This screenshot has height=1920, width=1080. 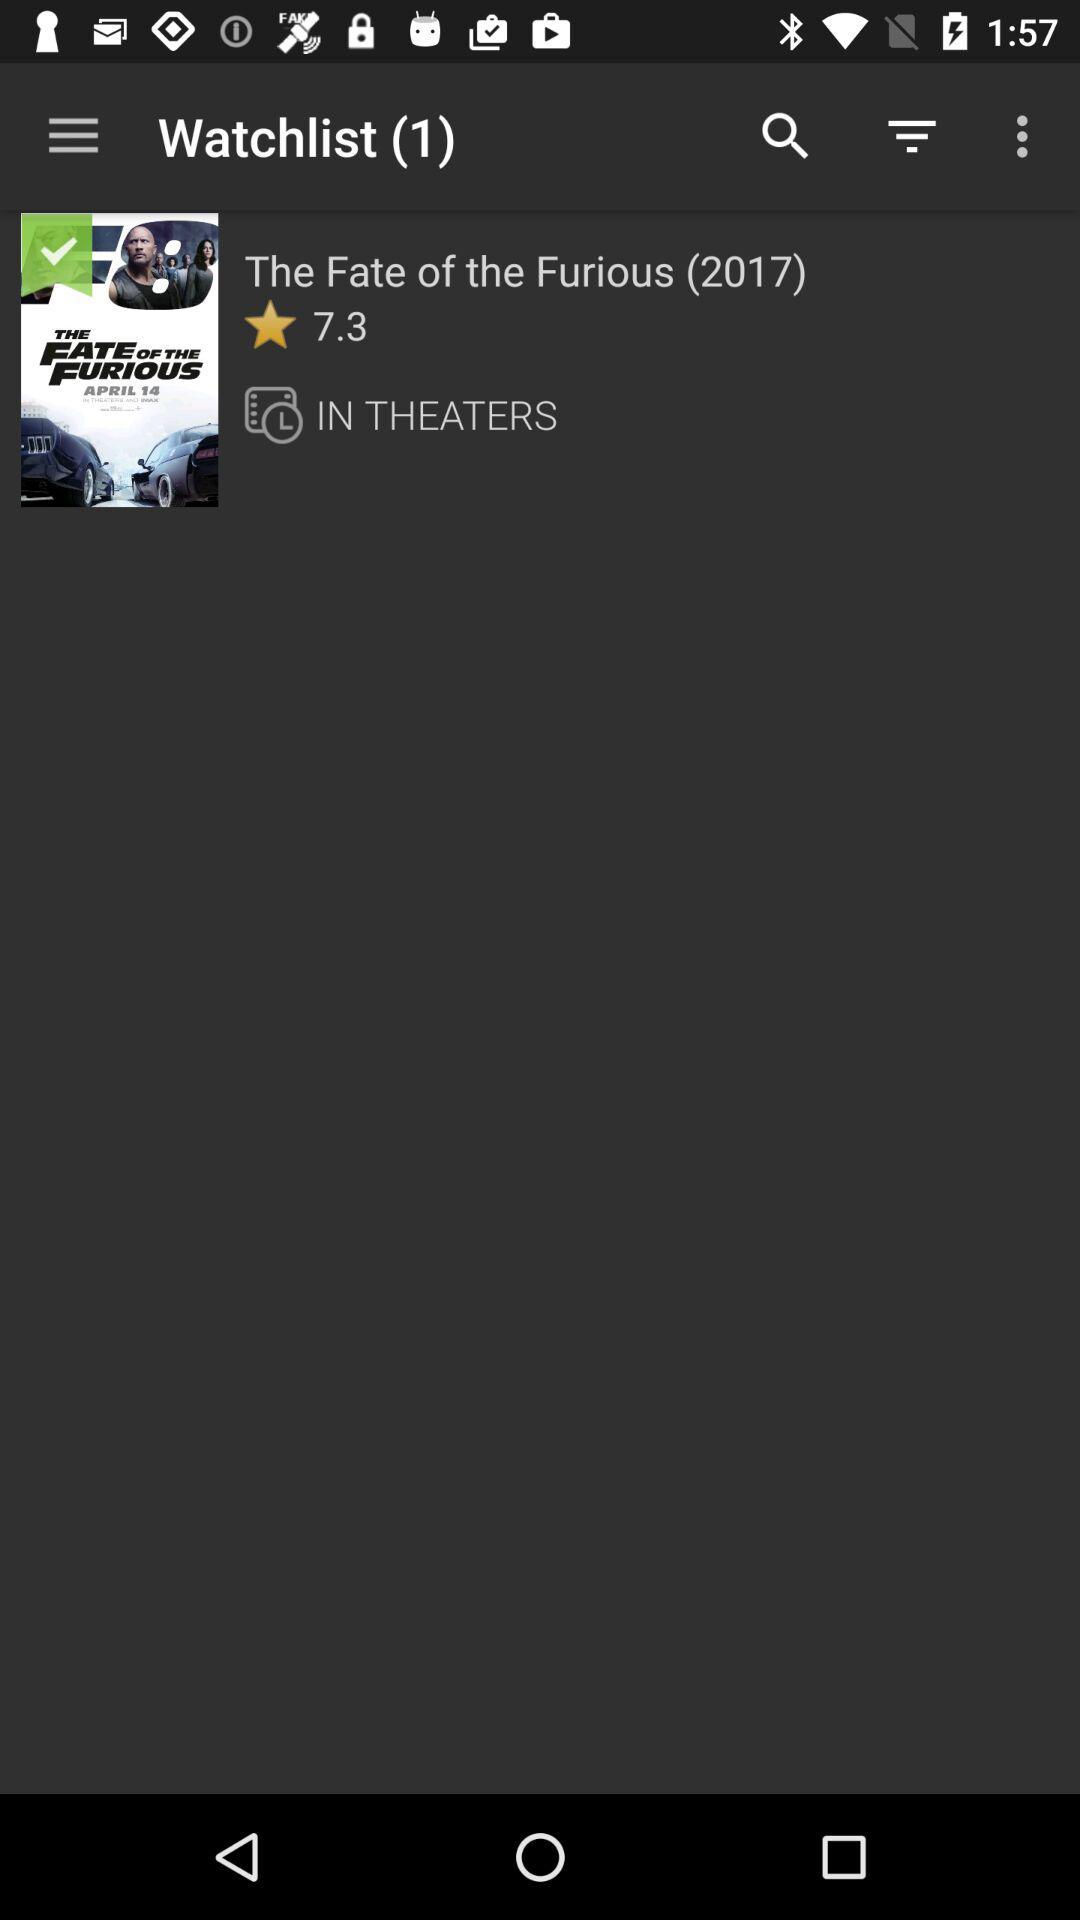 I want to click on item next to watchlist (1) icon, so click(x=72, y=135).